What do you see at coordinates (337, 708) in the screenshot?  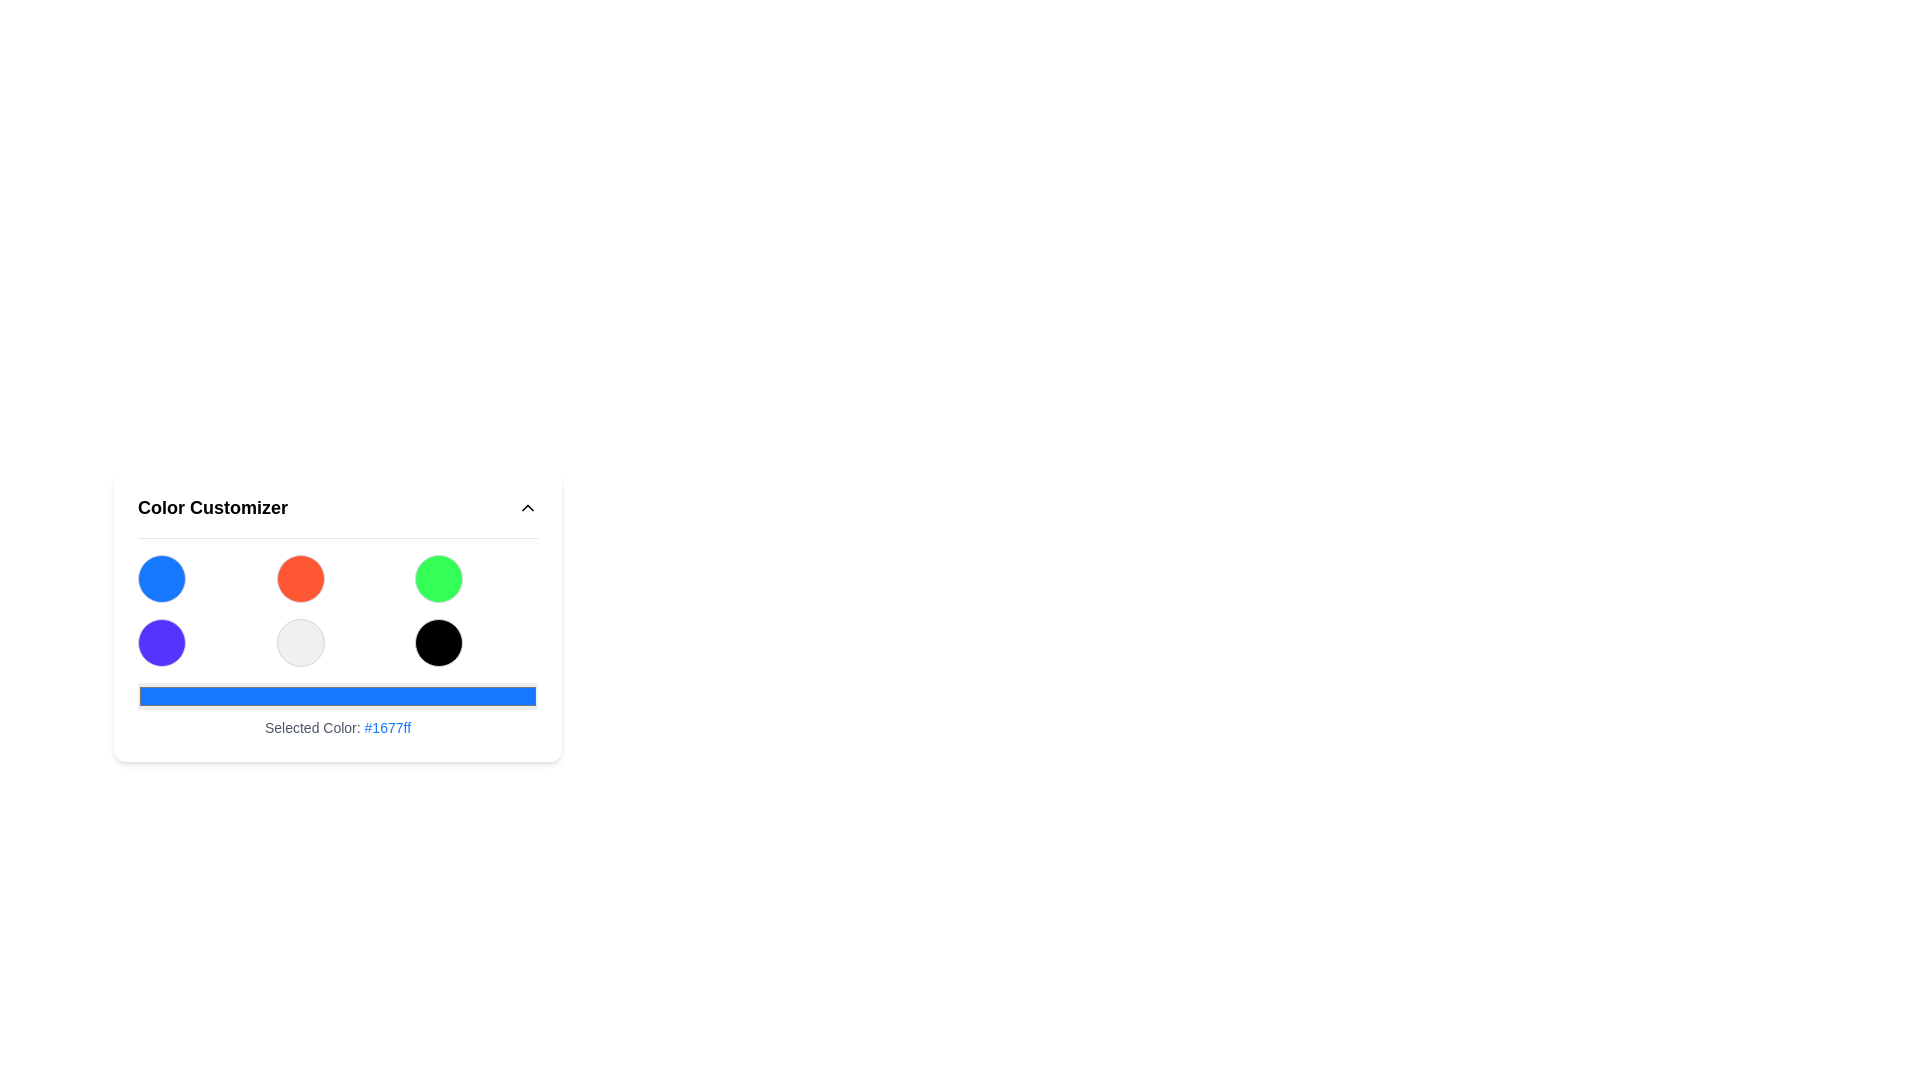 I see `the Color display field labeled 'Selected Color: #1677ff', which visually represents the currently selected color` at bounding box center [337, 708].